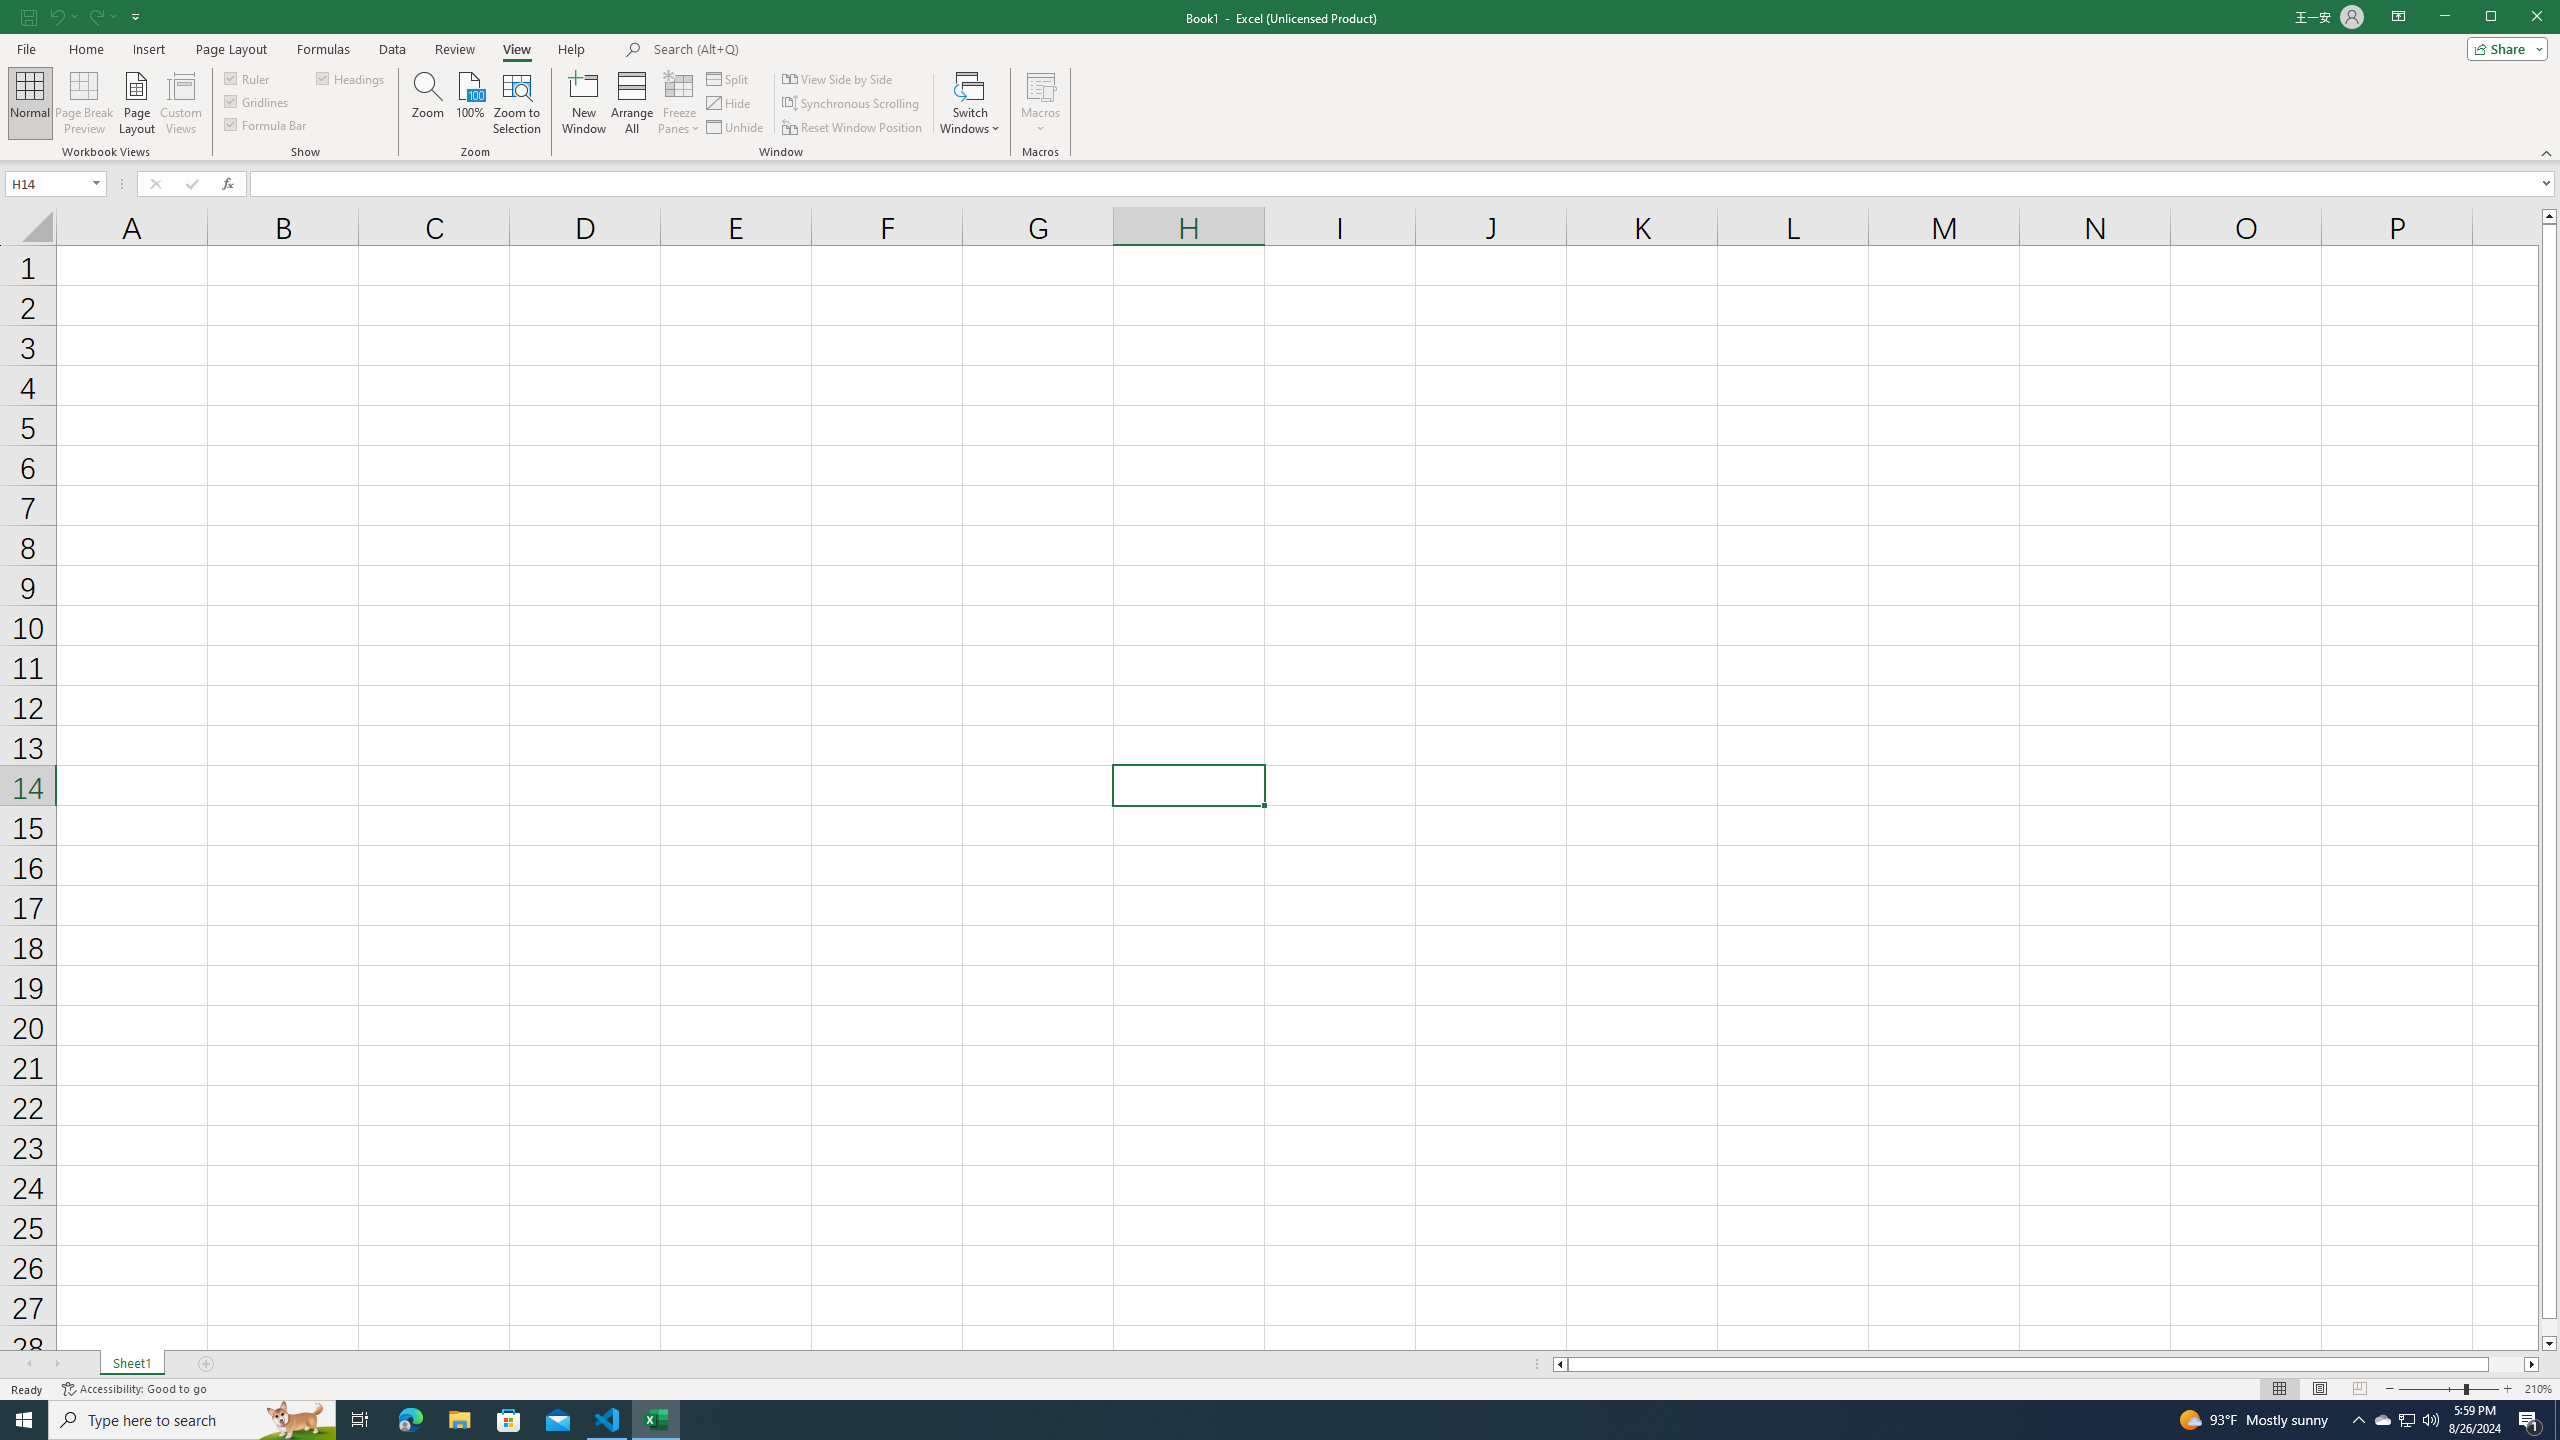  Describe the element at coordinates (1039, 103) in the screenshot. I see `'Macros'` at that location.